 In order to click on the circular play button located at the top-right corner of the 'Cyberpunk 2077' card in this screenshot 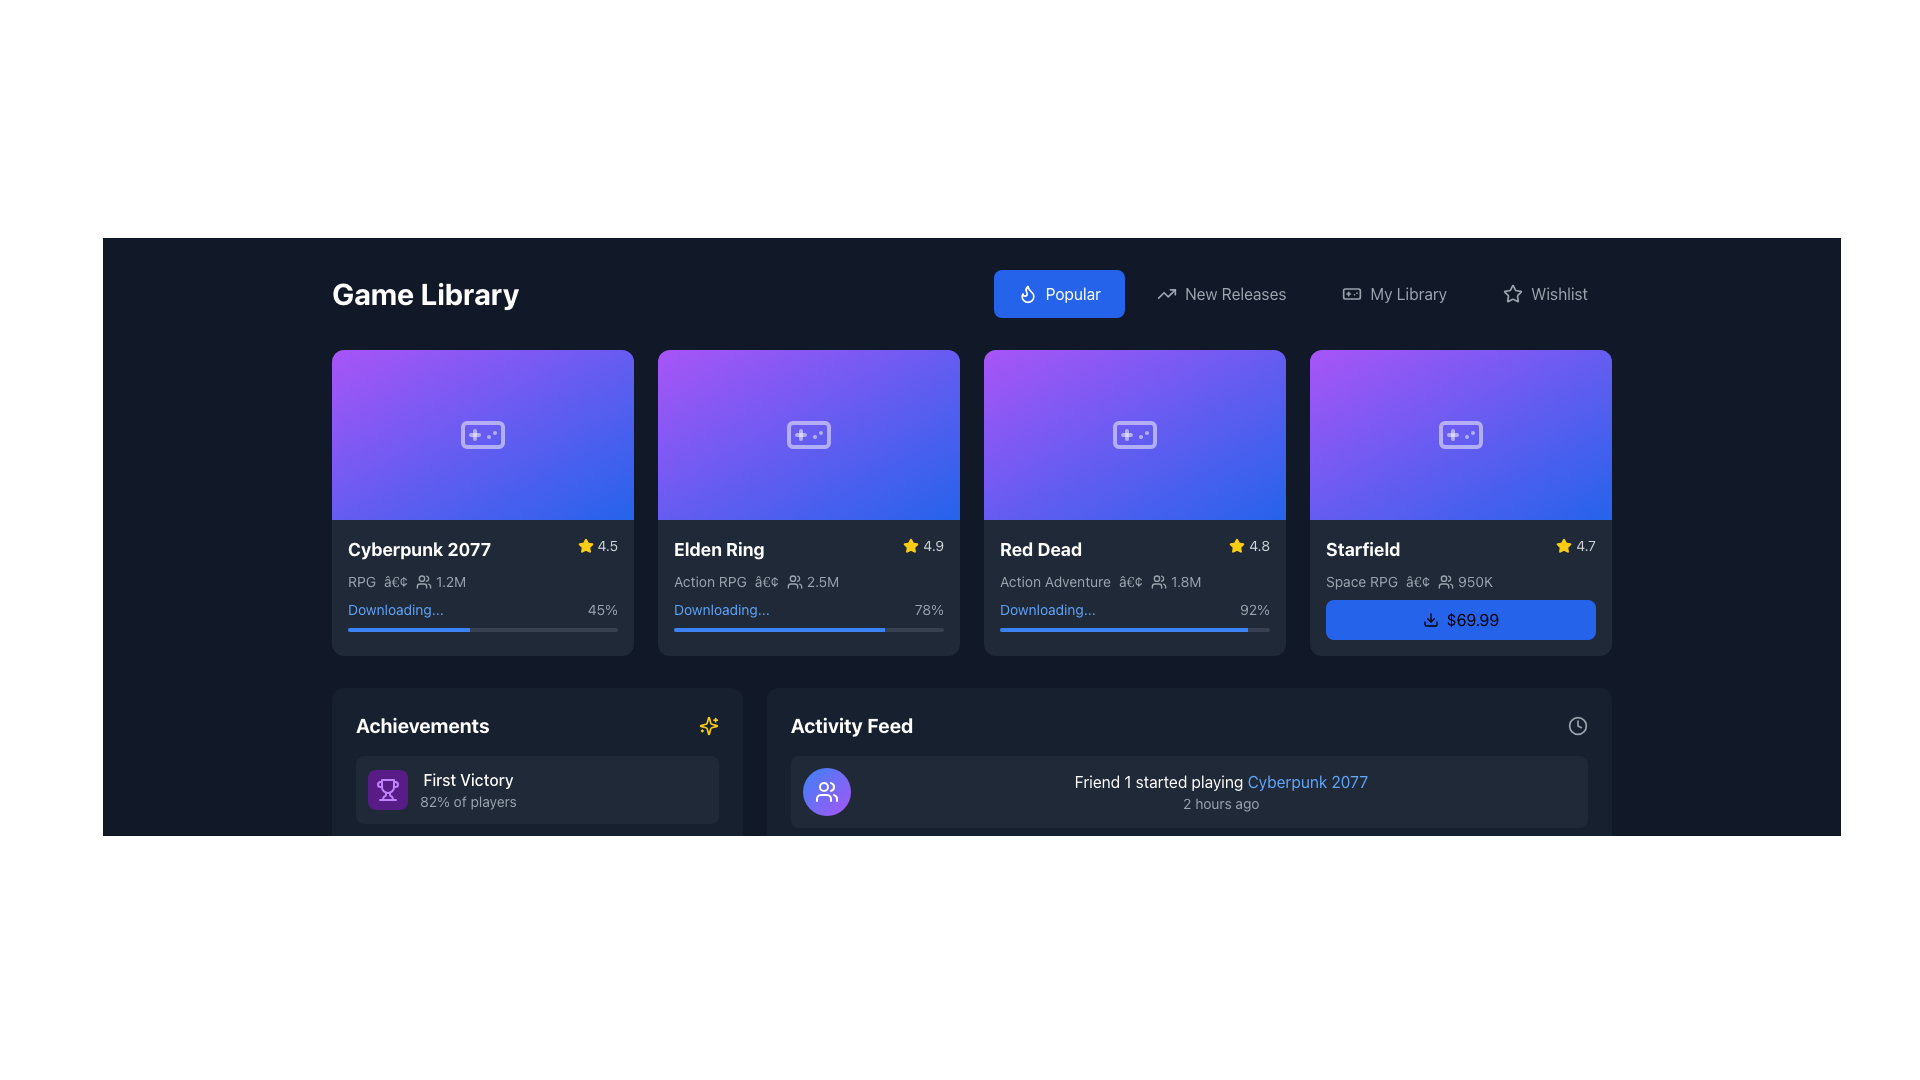, I will do `click(607, 375)`.